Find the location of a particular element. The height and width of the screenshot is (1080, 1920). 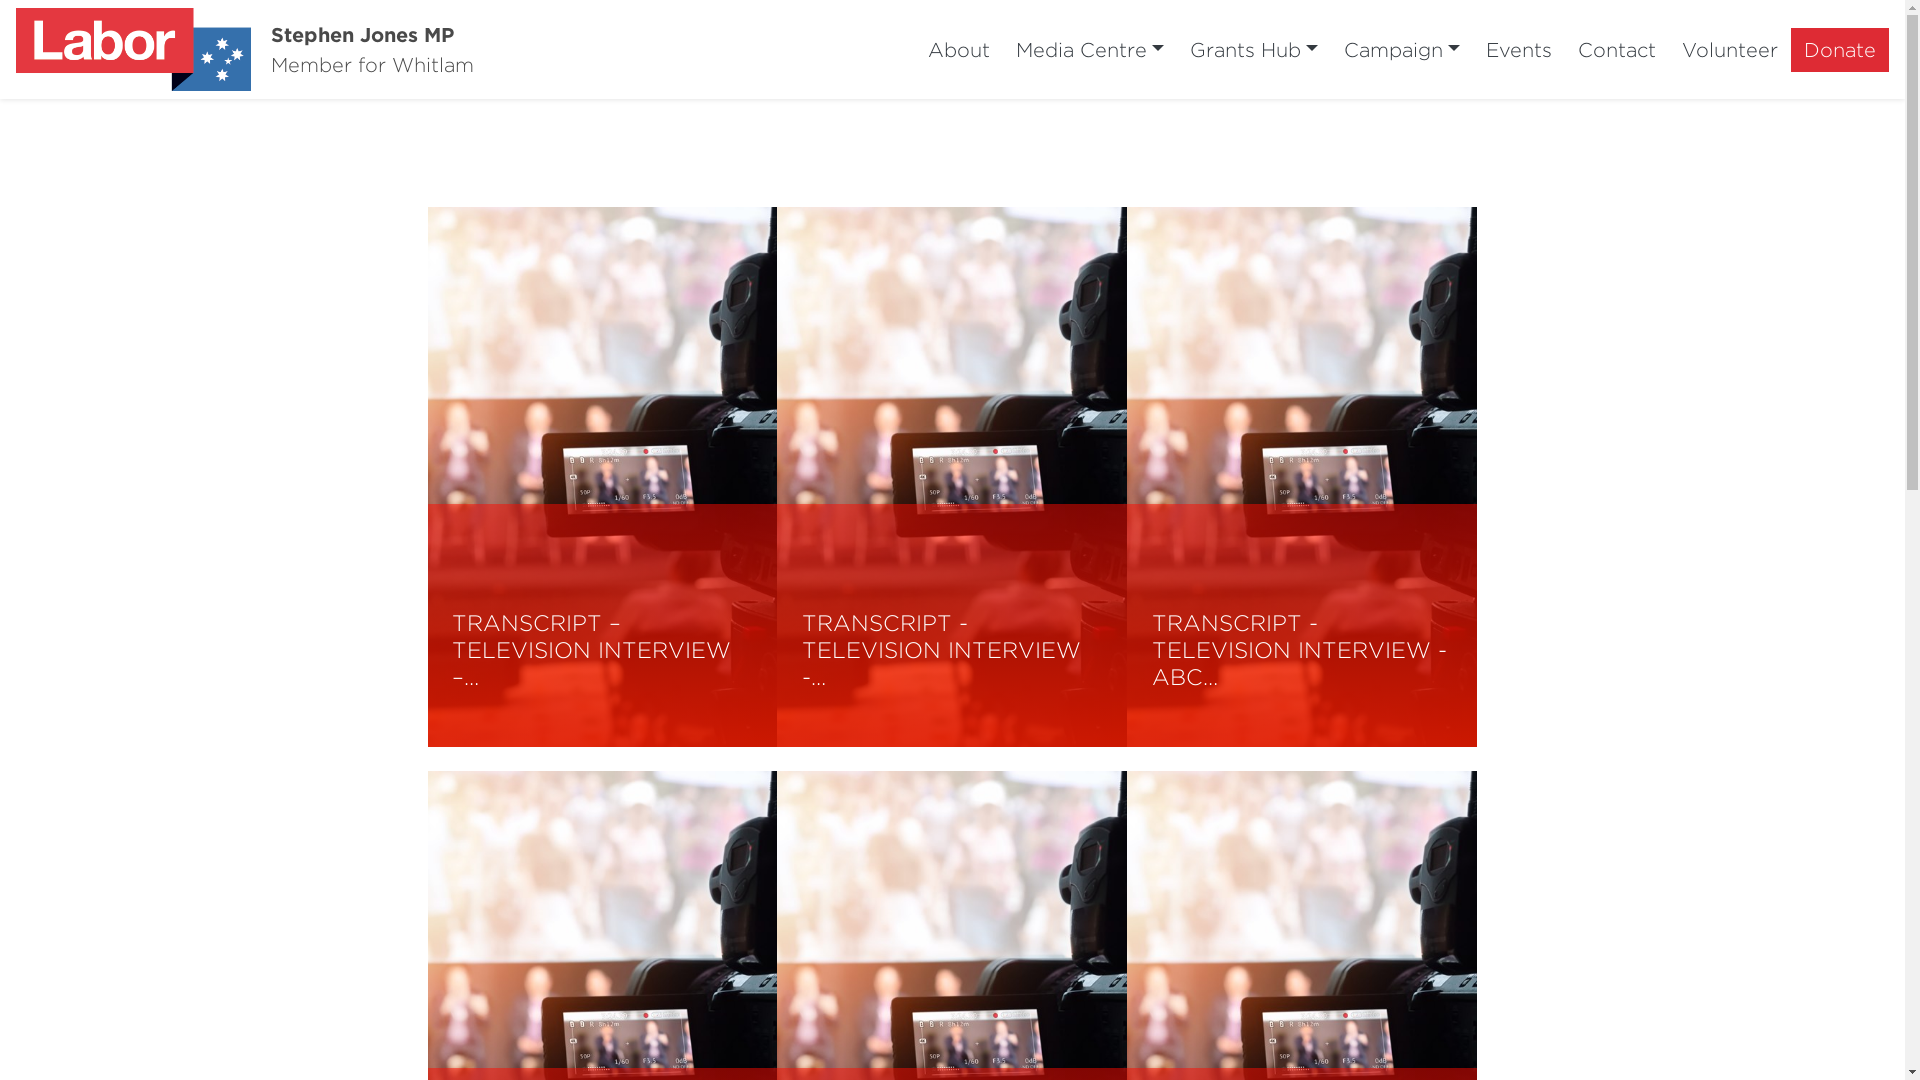

'Contact' is located at coordinates (1617, 49).